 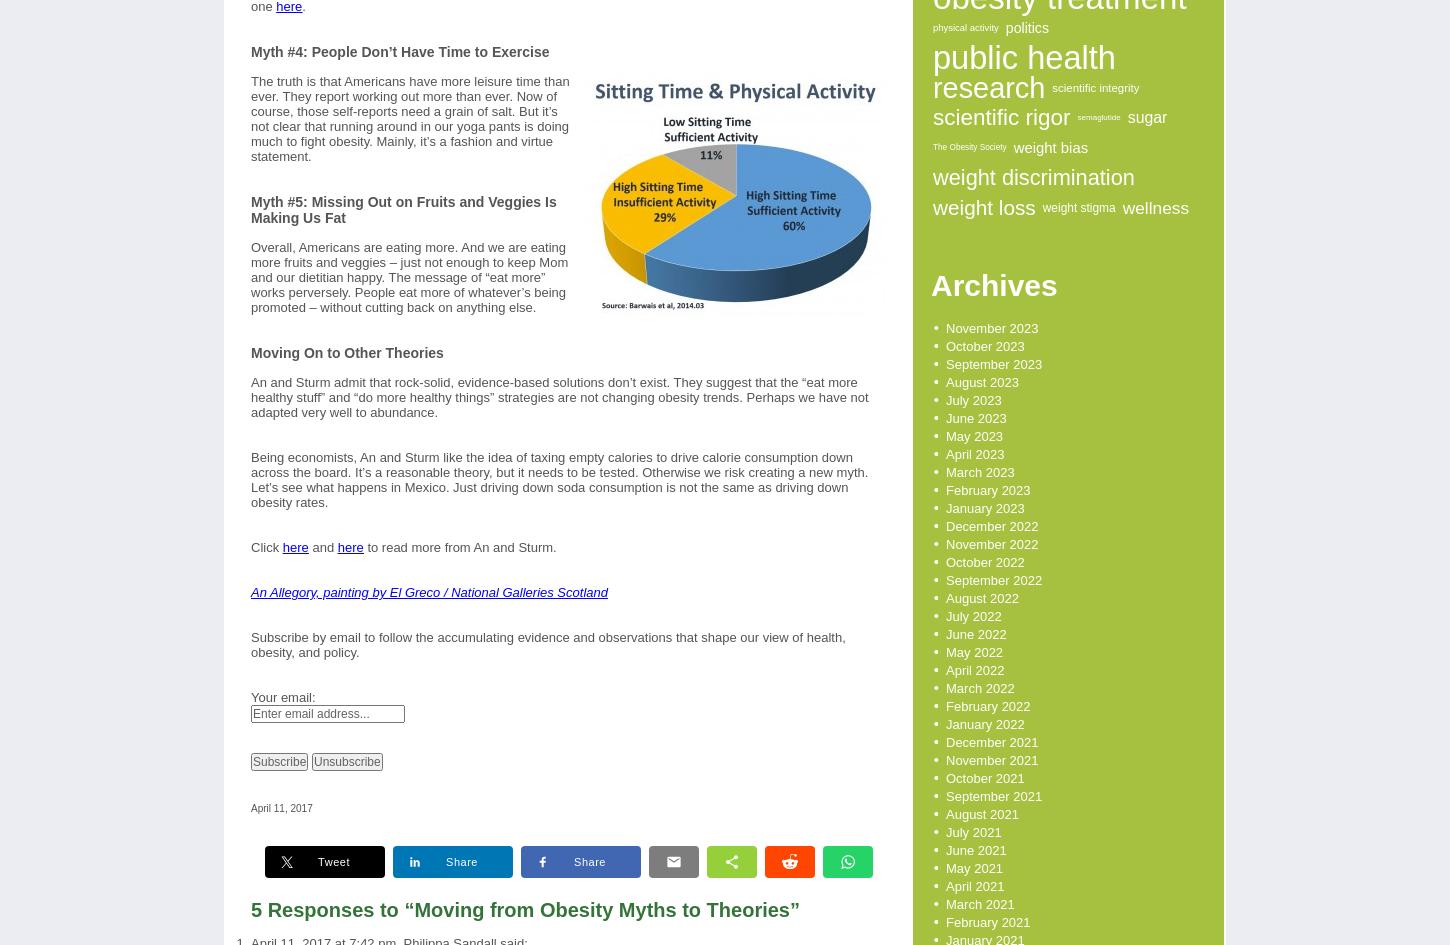 What do you see at coordinates (281, 807) in the screenshot?
I see `'April 11, 2017'` at bounding box center [281, 807].